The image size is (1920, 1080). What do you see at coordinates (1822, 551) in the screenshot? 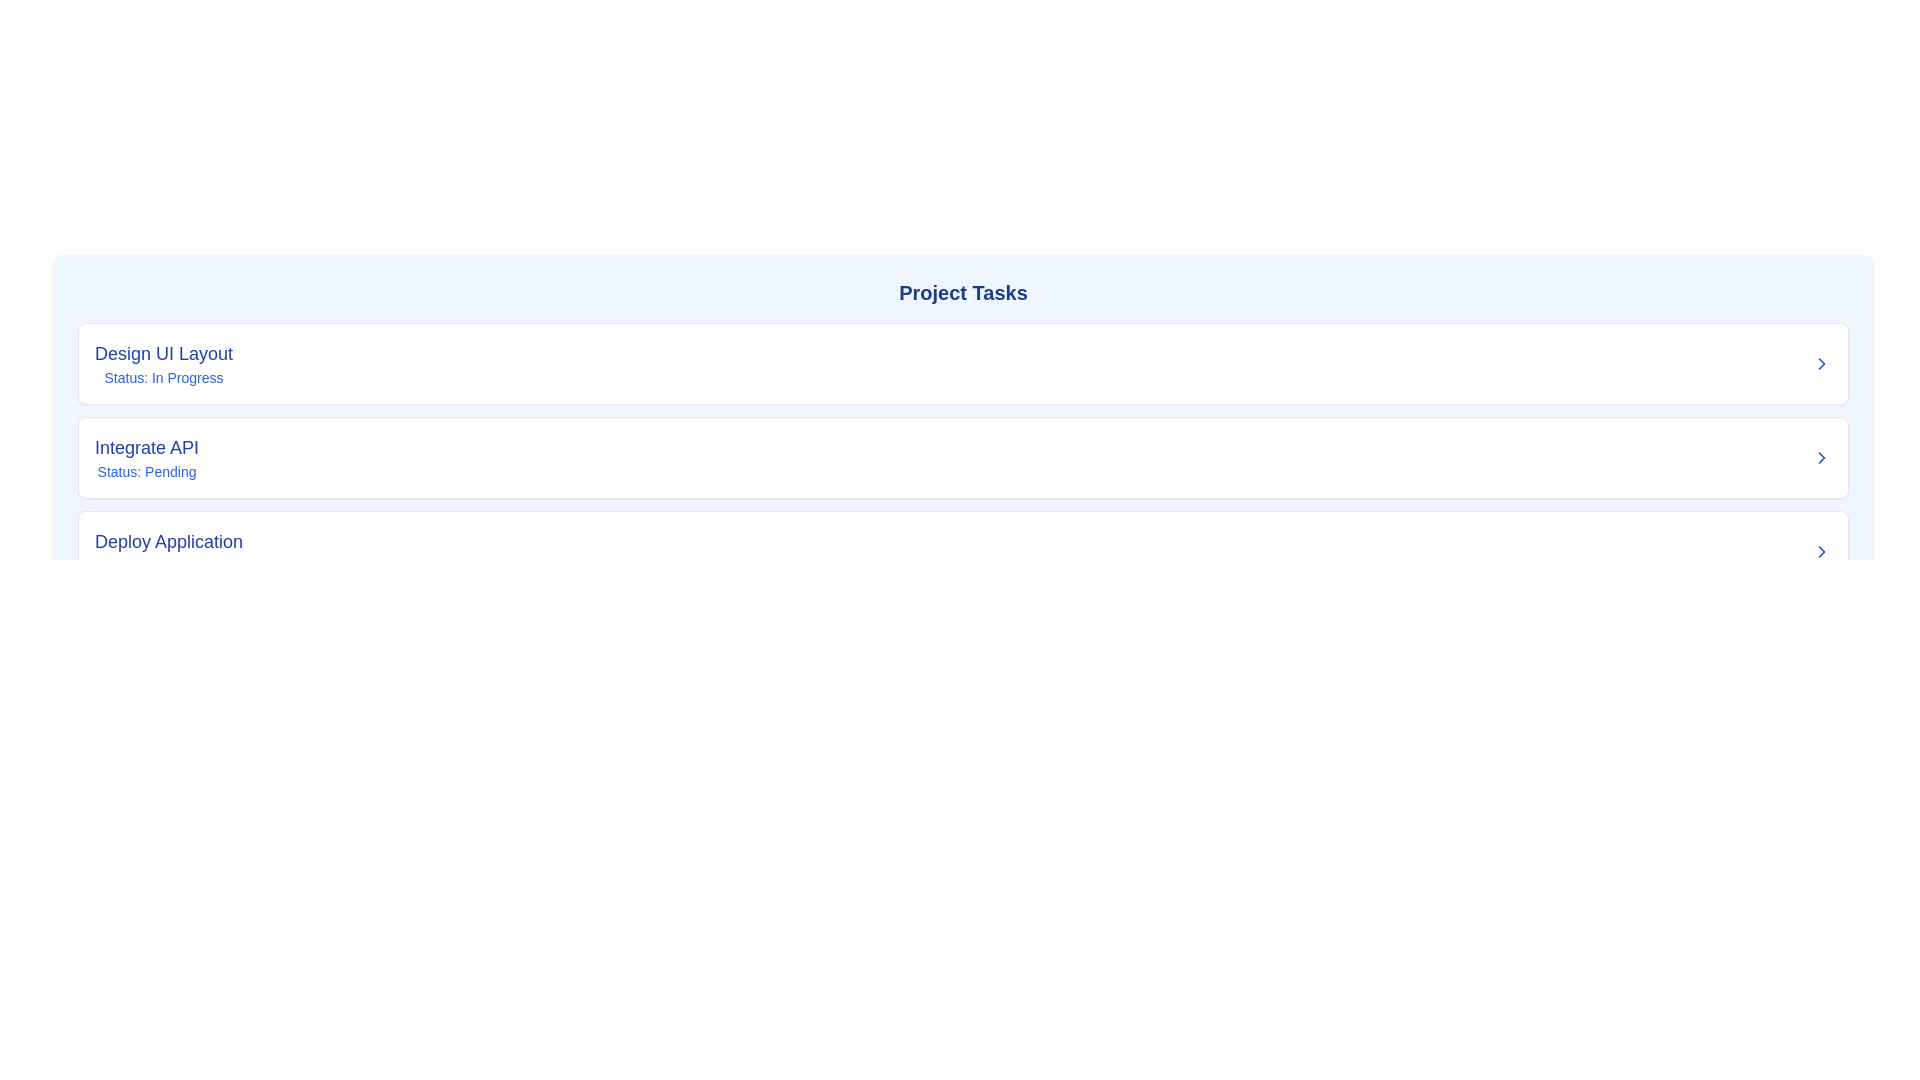
I see `the chevron icon located at the extreme right end of the card with the text 'Deploy Application' and 'Status: Completed' to indicate focus` at bounding box center [1822, 551].